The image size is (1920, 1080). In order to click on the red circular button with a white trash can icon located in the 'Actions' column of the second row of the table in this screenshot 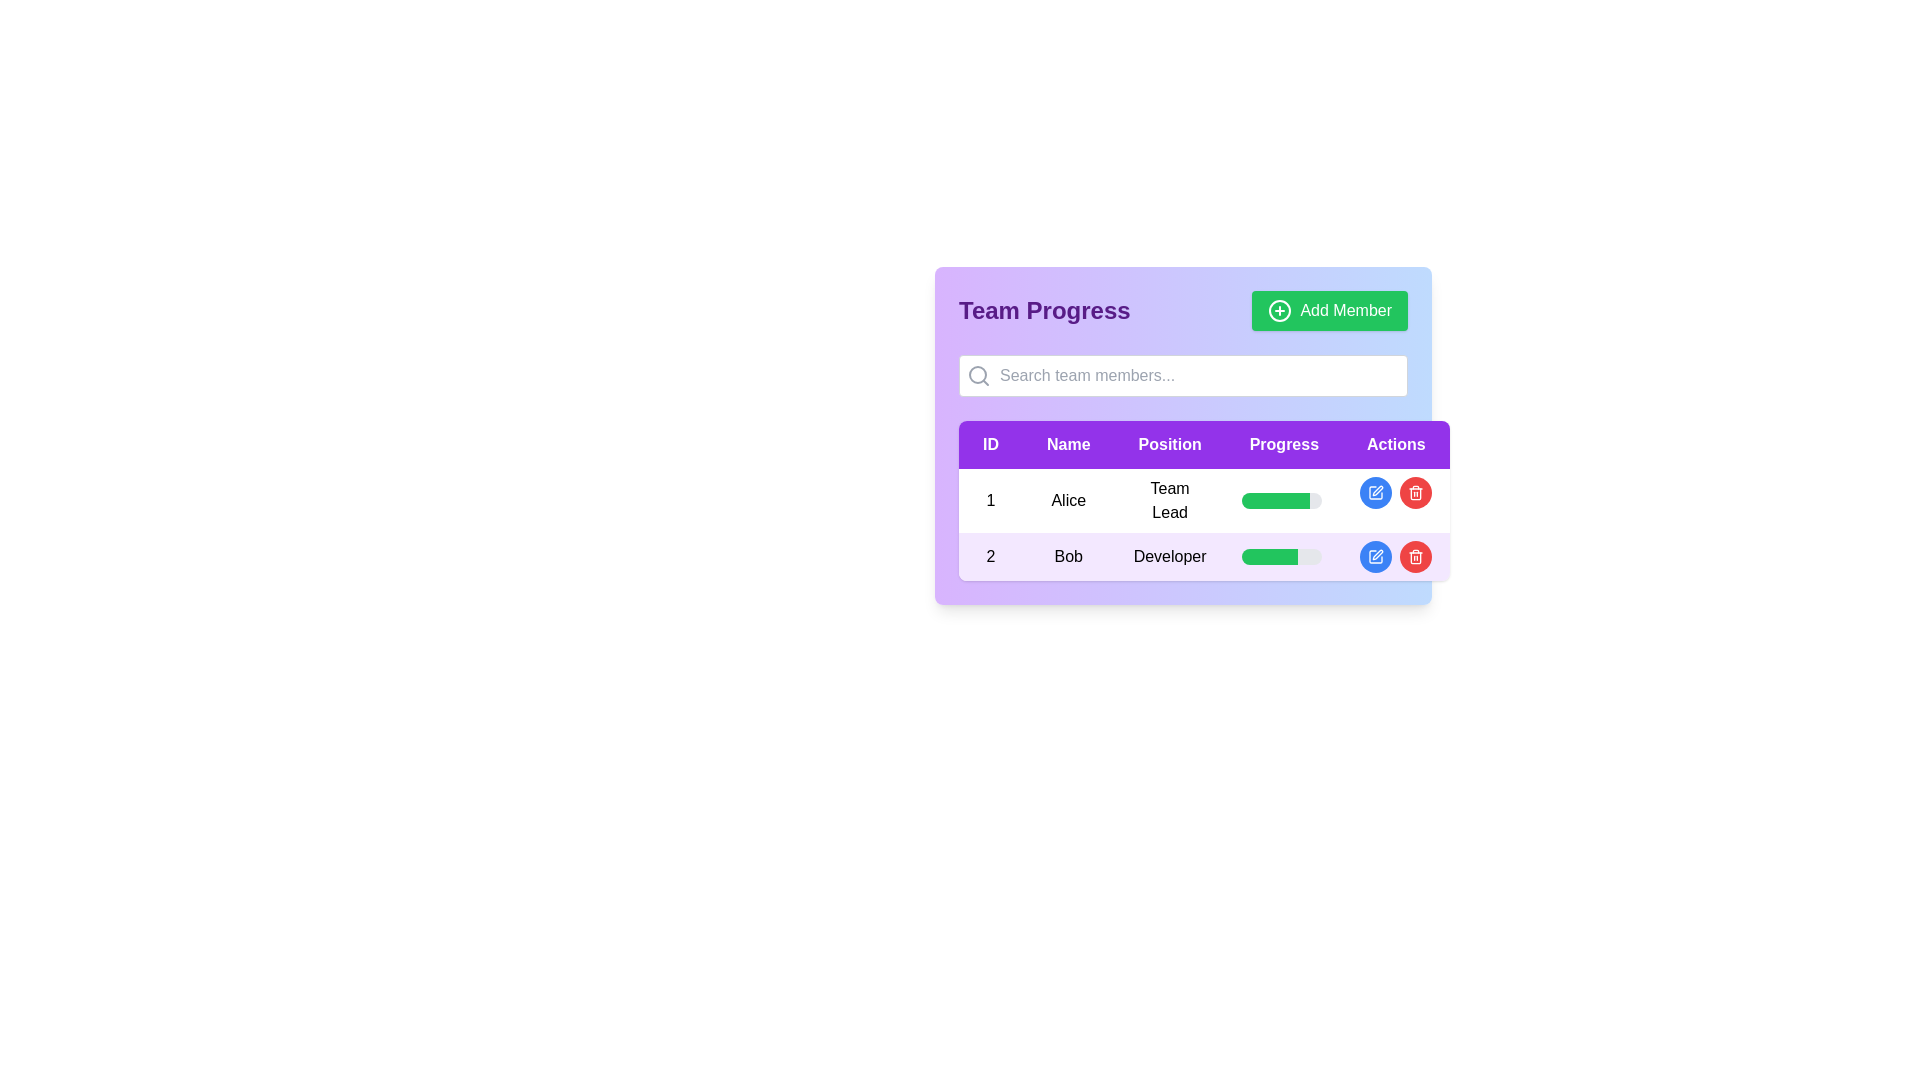, I will do `click(1415, 556)`.